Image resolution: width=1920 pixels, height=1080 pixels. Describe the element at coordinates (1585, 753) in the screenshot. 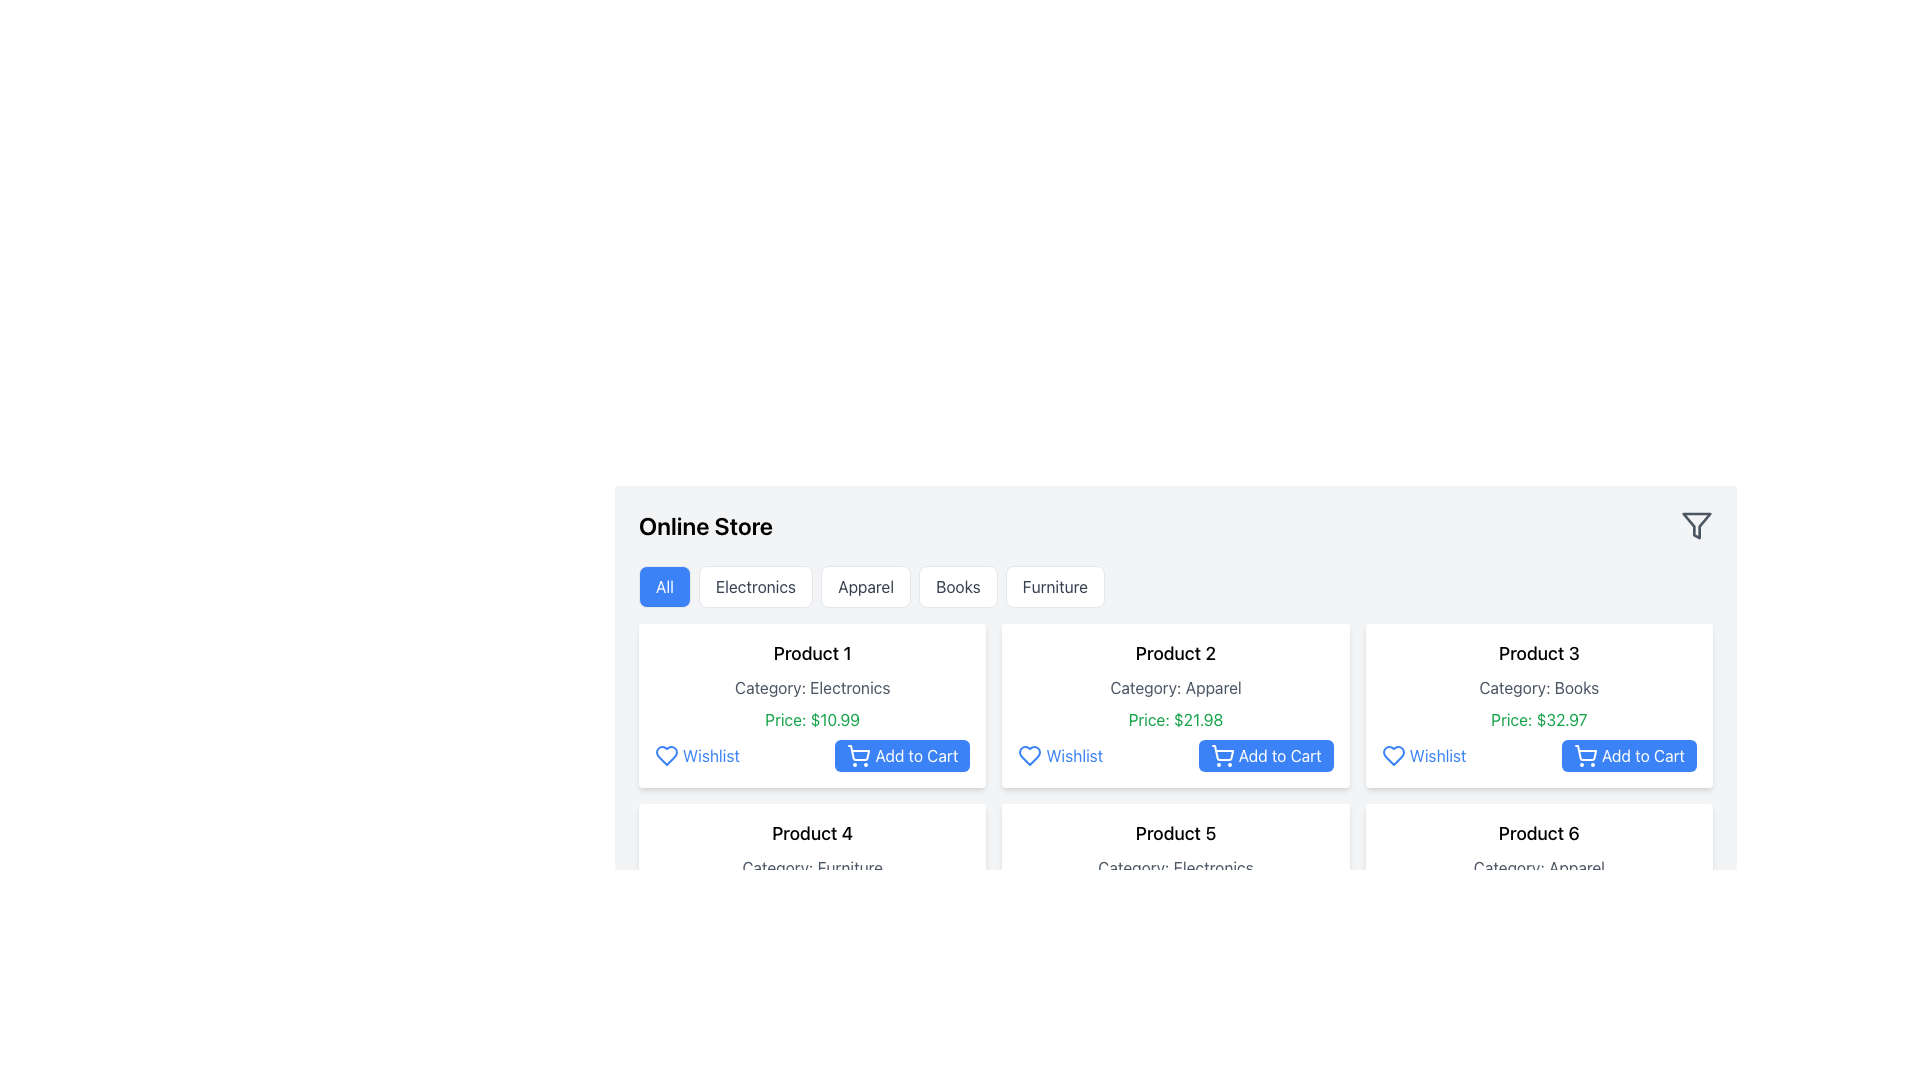

I see `the decorative icon that symbolizes adding 'Product 3' to the shopping cart, located at the bottom right of the product card` at that location.